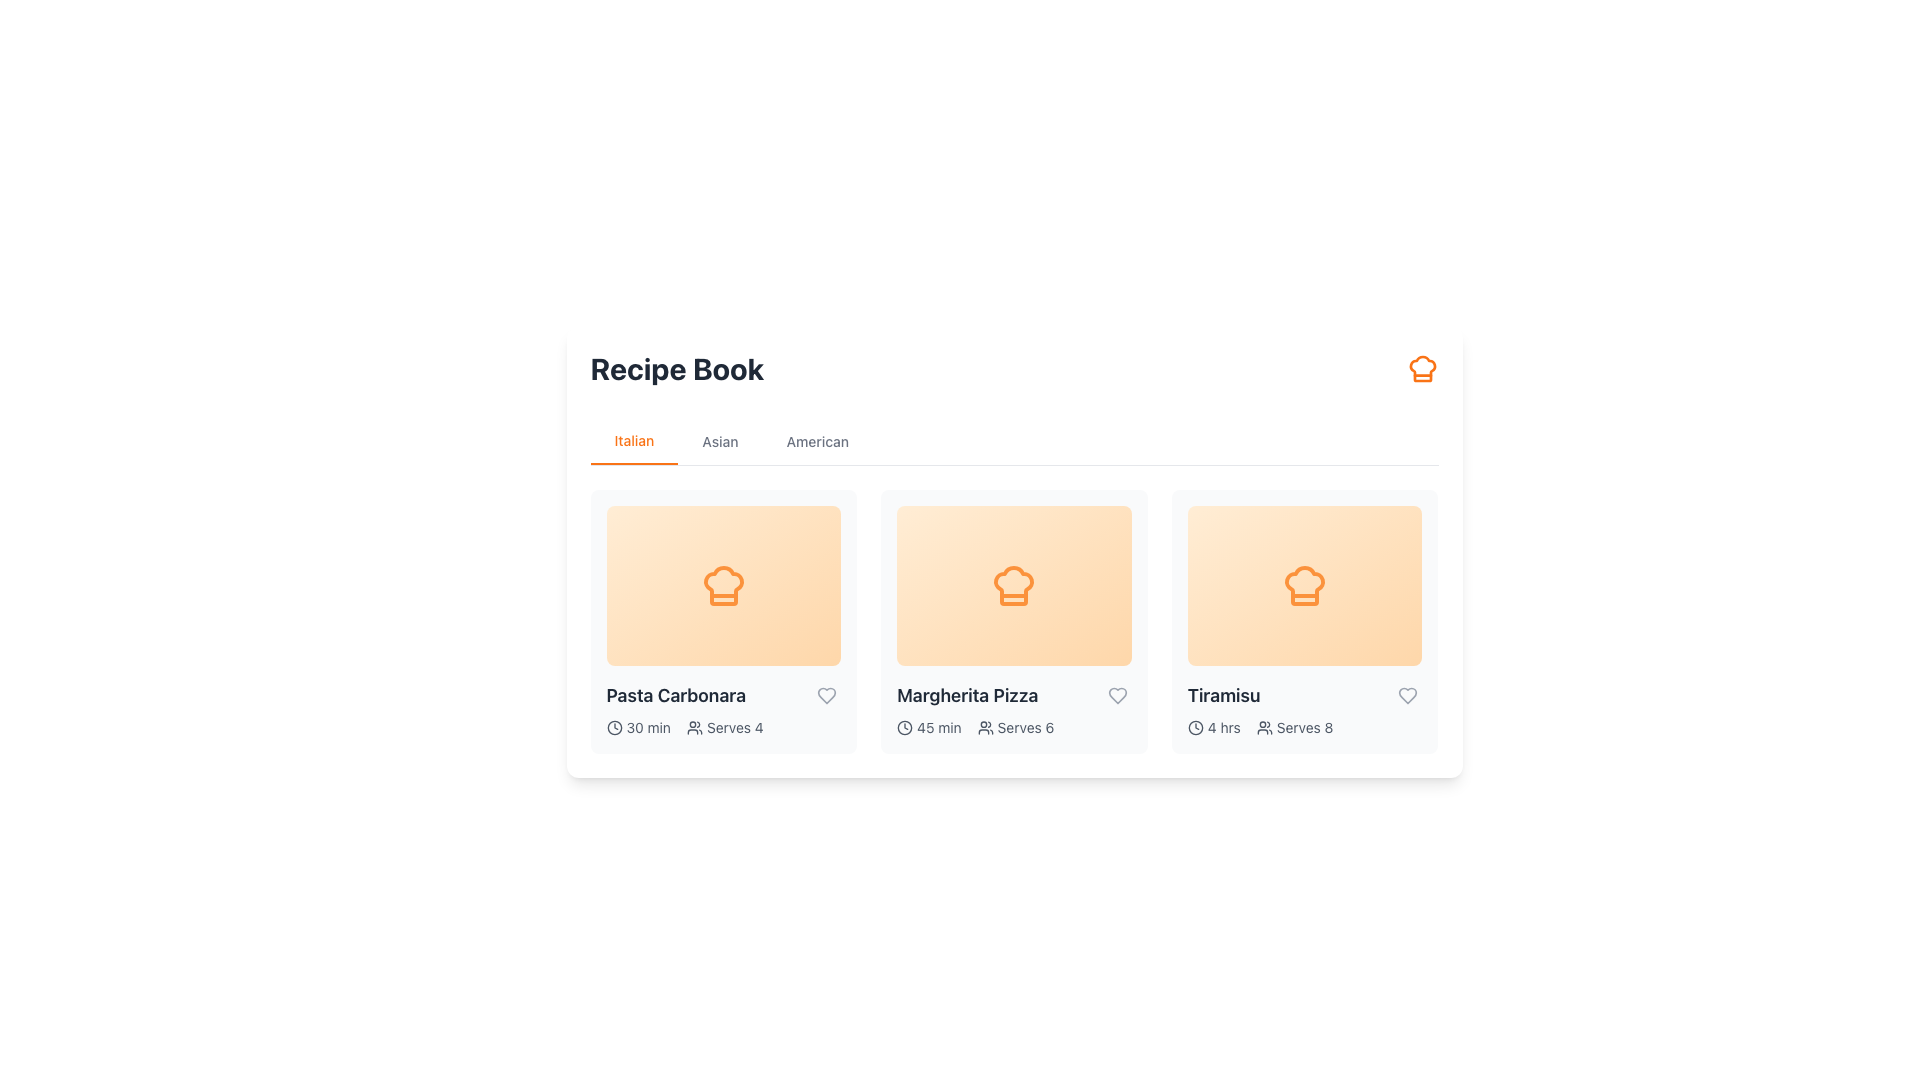 This screenshot has width=1920, height=1080. What do you see at coordinates (722, 585) in the screenshot?
I see `the decorative vector graphic resembling a chef's hat on the recipe card for 'Pasta Carbonara', which is outlined in orange and located at the top center of the card` at bounding box center [722, 585].